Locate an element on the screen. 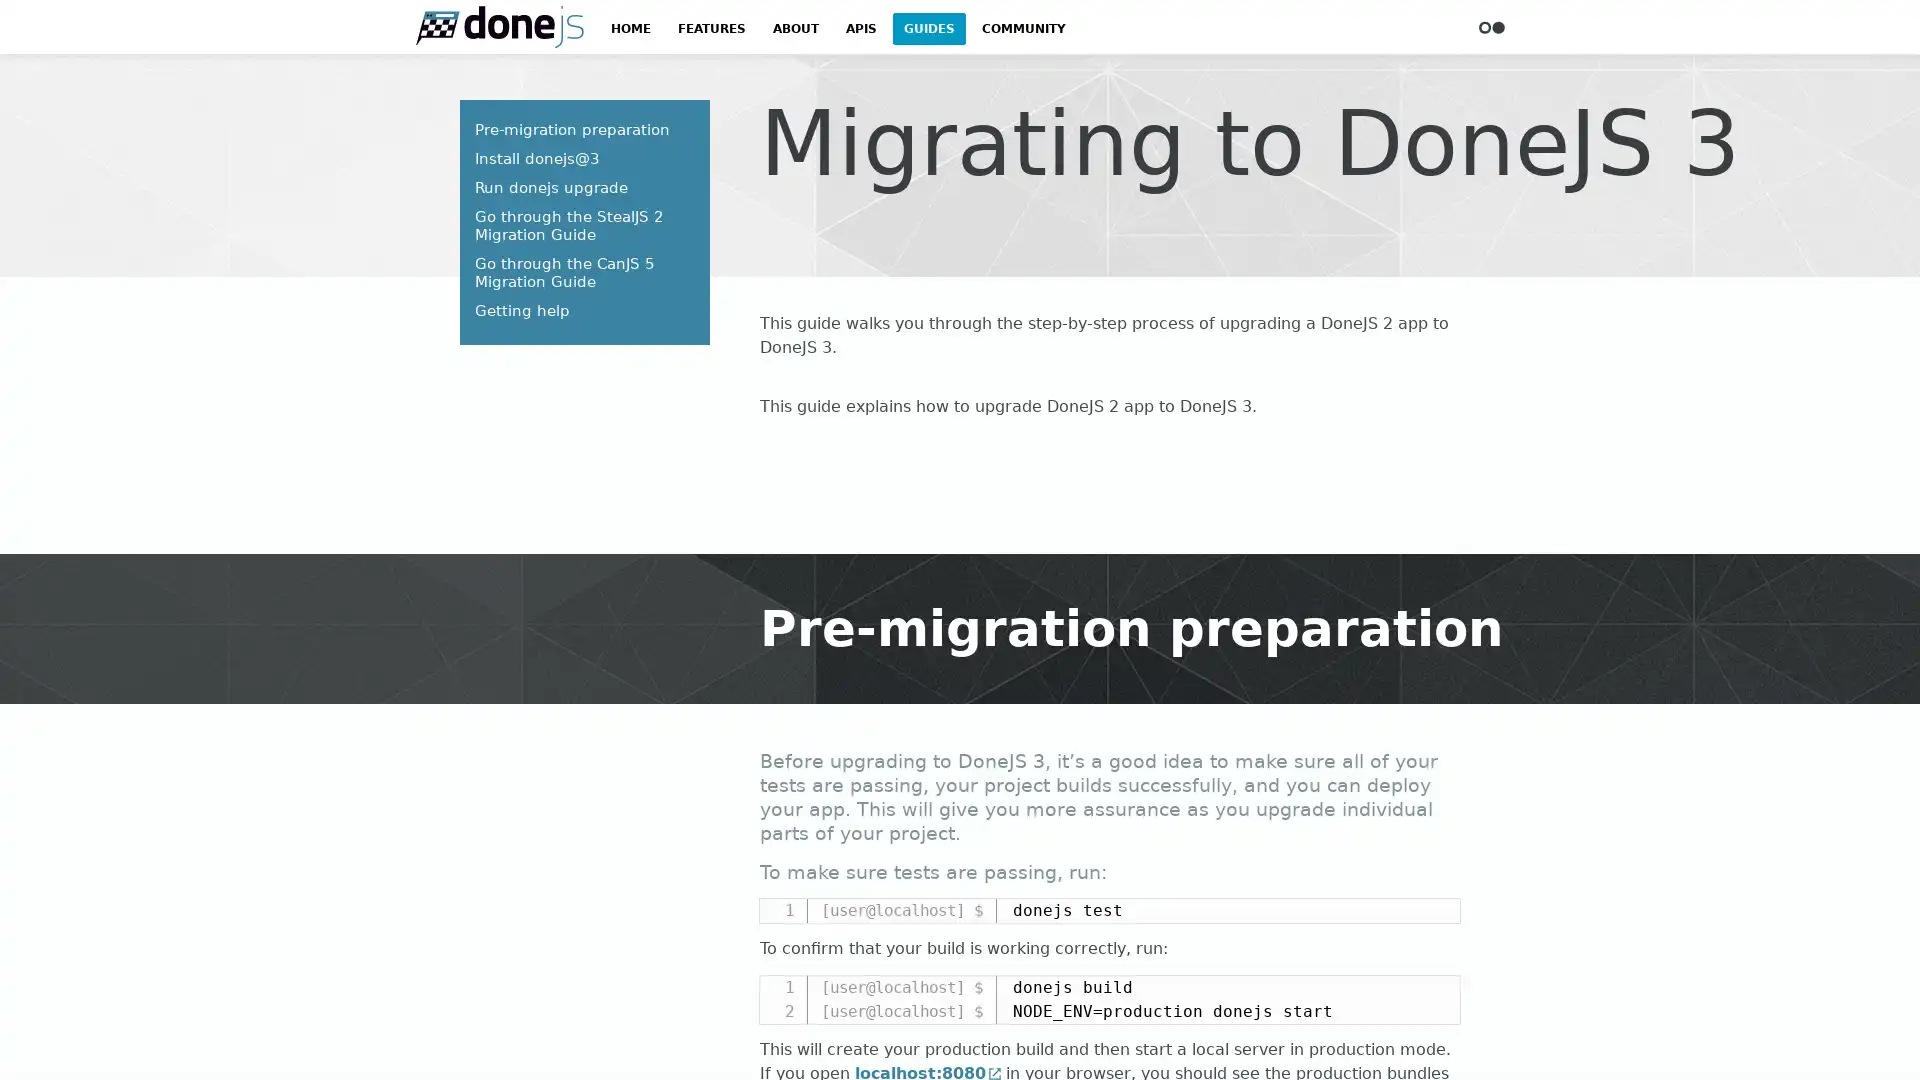  Copy is located at coordinates (1435, 990).